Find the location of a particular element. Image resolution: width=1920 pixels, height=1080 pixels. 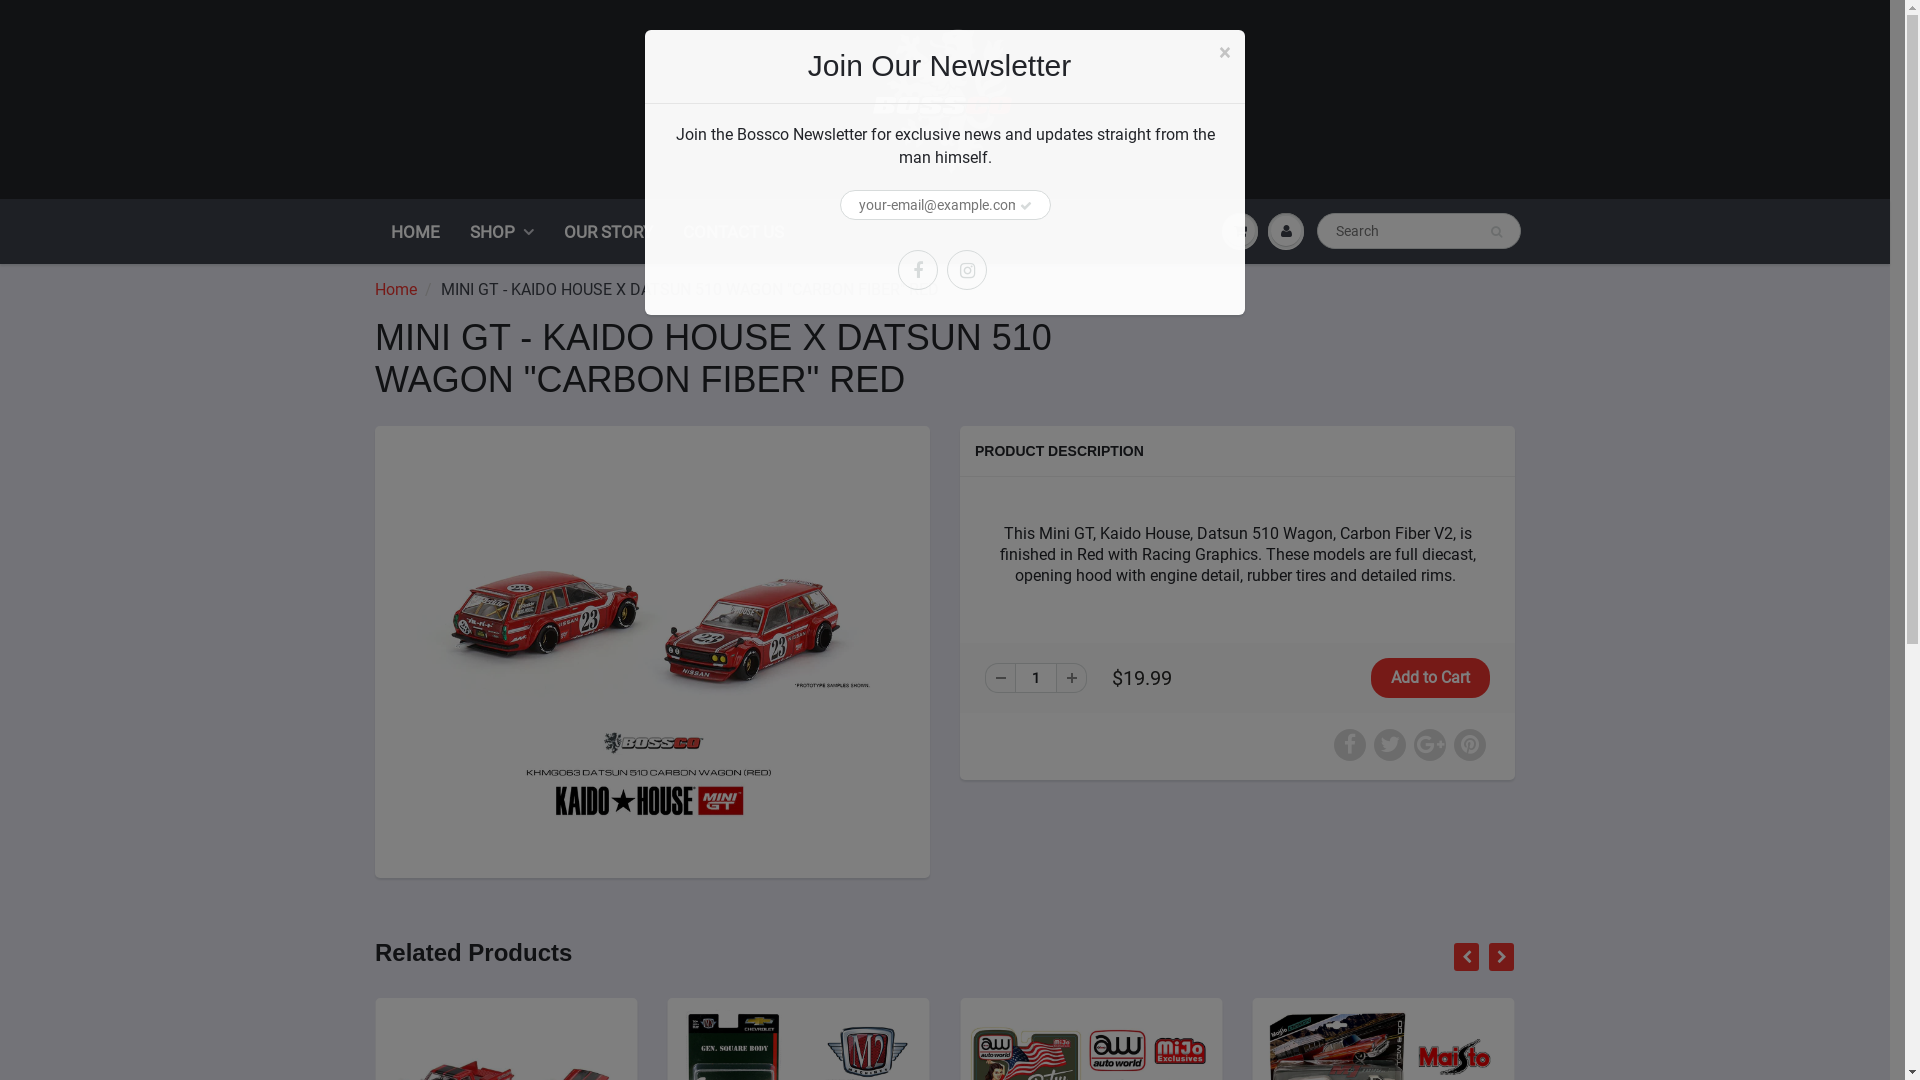

'SHOP' is located at coordinates (502, 230).